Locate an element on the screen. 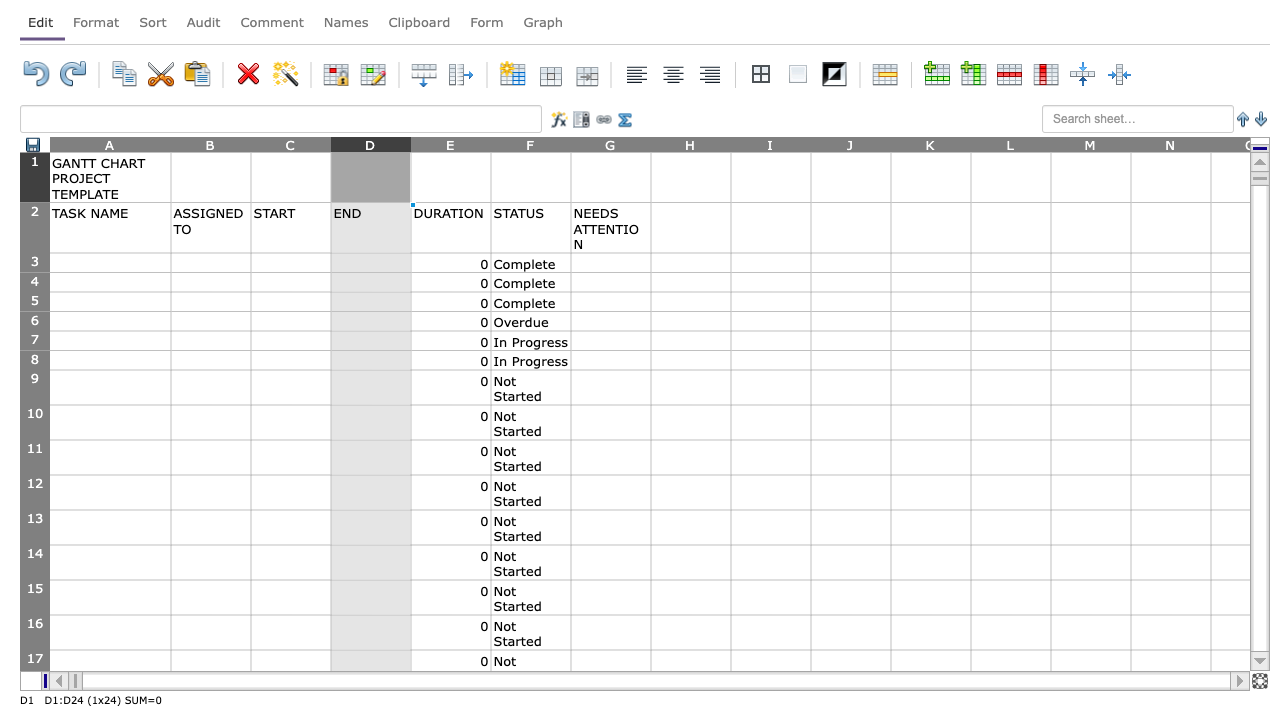  the right edge of column G to resize is located at coordinates (651, 143).